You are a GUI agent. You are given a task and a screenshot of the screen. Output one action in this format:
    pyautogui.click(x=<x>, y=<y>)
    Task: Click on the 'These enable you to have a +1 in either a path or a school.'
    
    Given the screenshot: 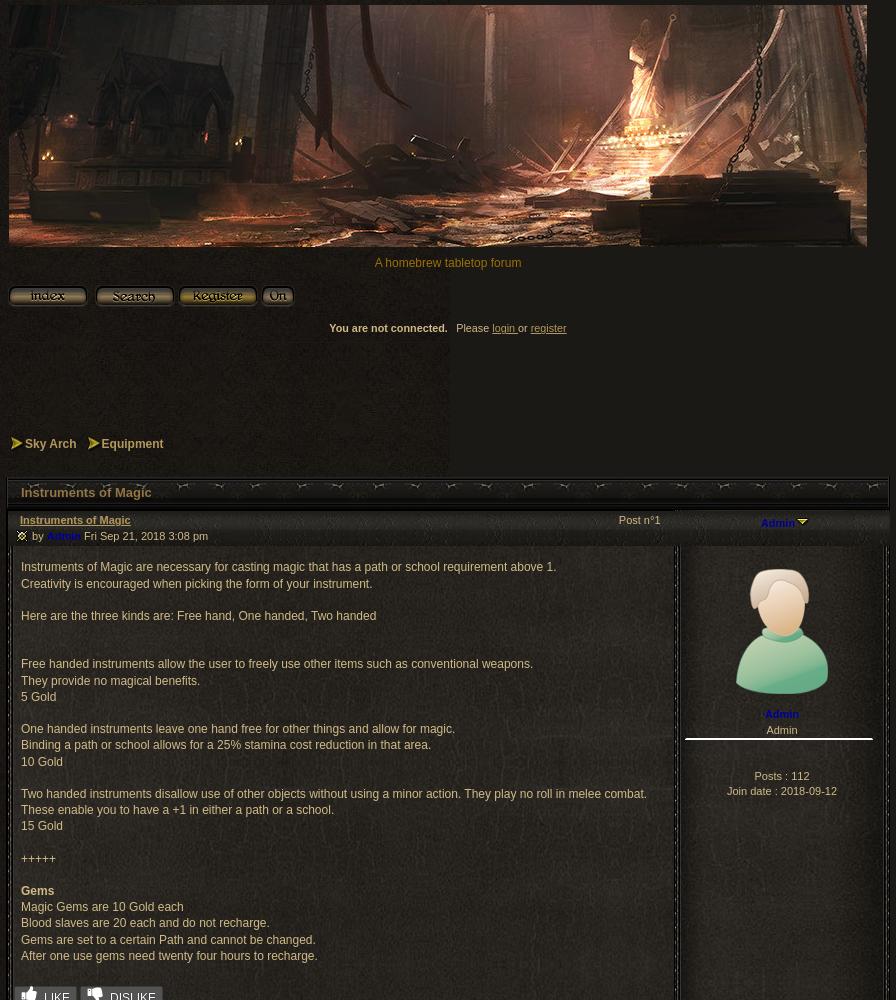 What is the action you would take?
    pyautogui.click(x=177, y=810)
    